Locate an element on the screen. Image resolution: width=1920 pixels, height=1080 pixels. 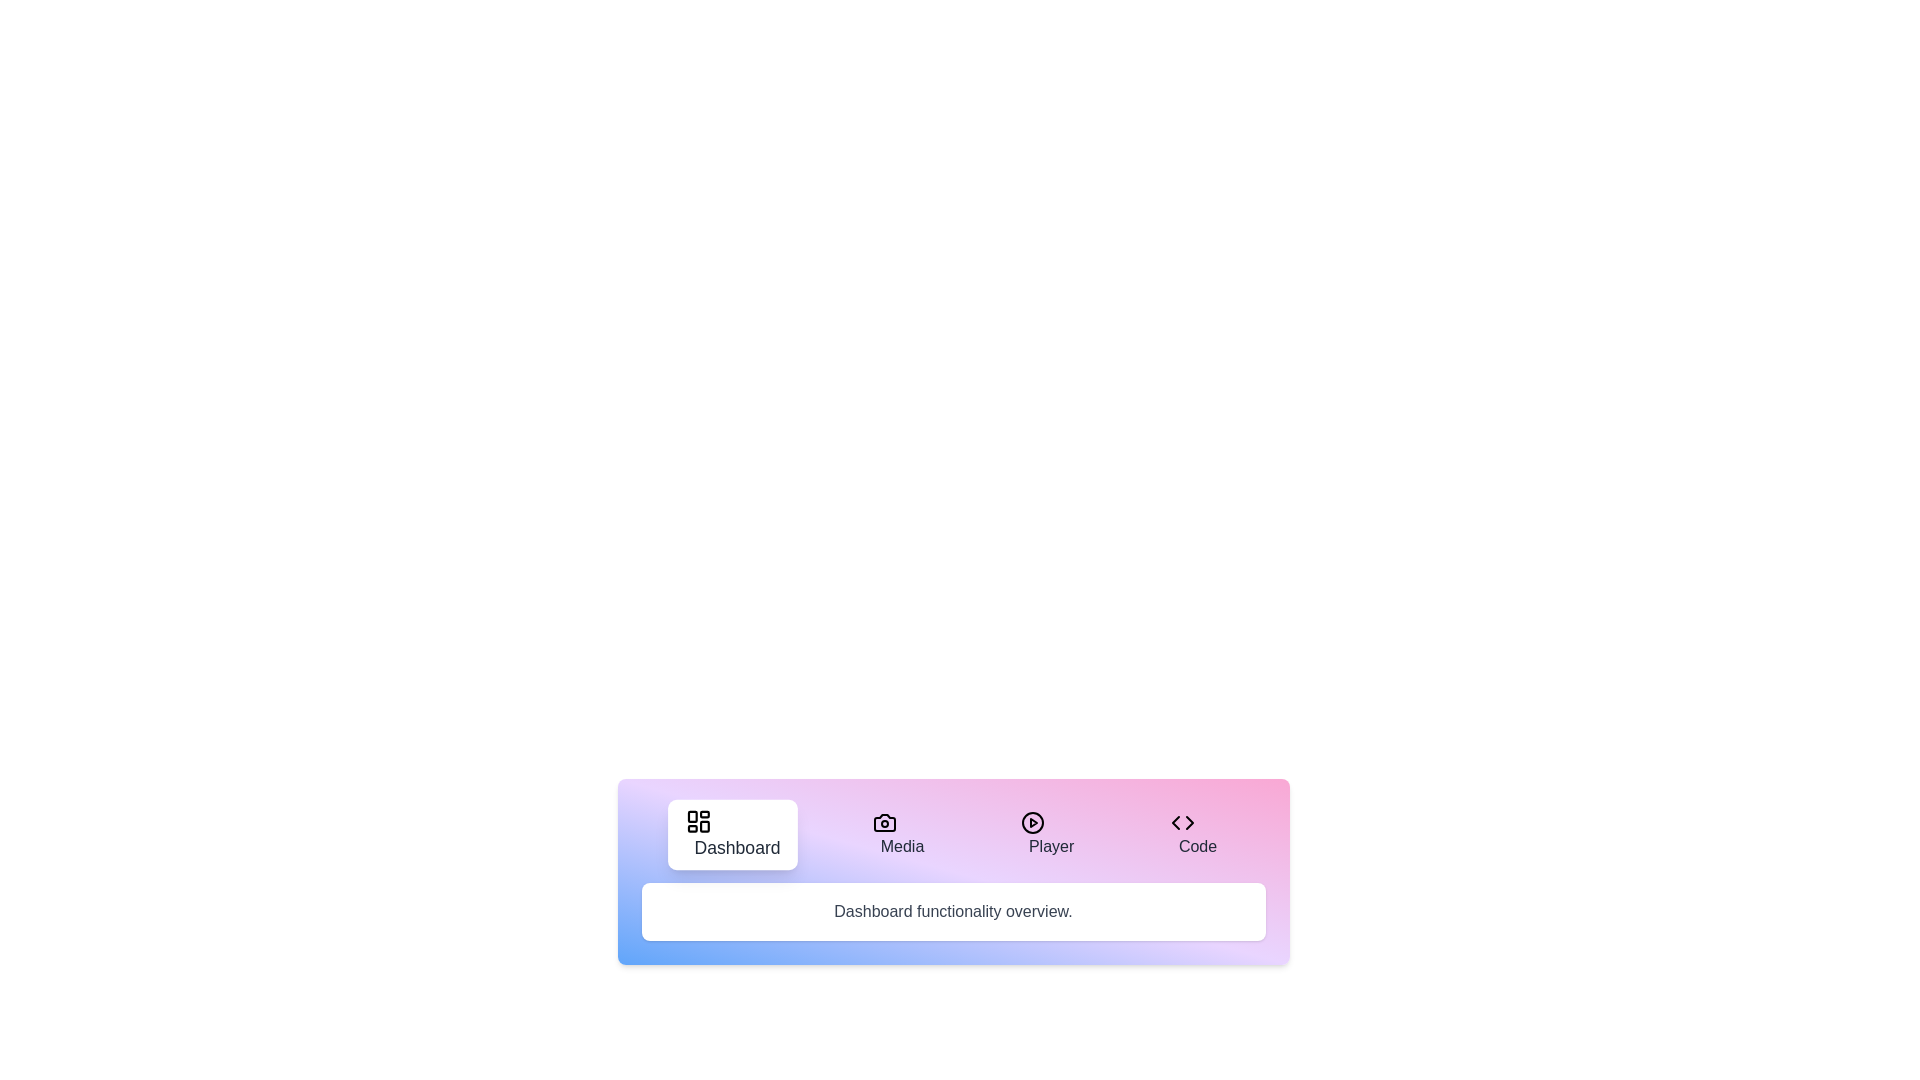
the tab labeled Code to observe visual feedback is located at coordinates (1194, 834).